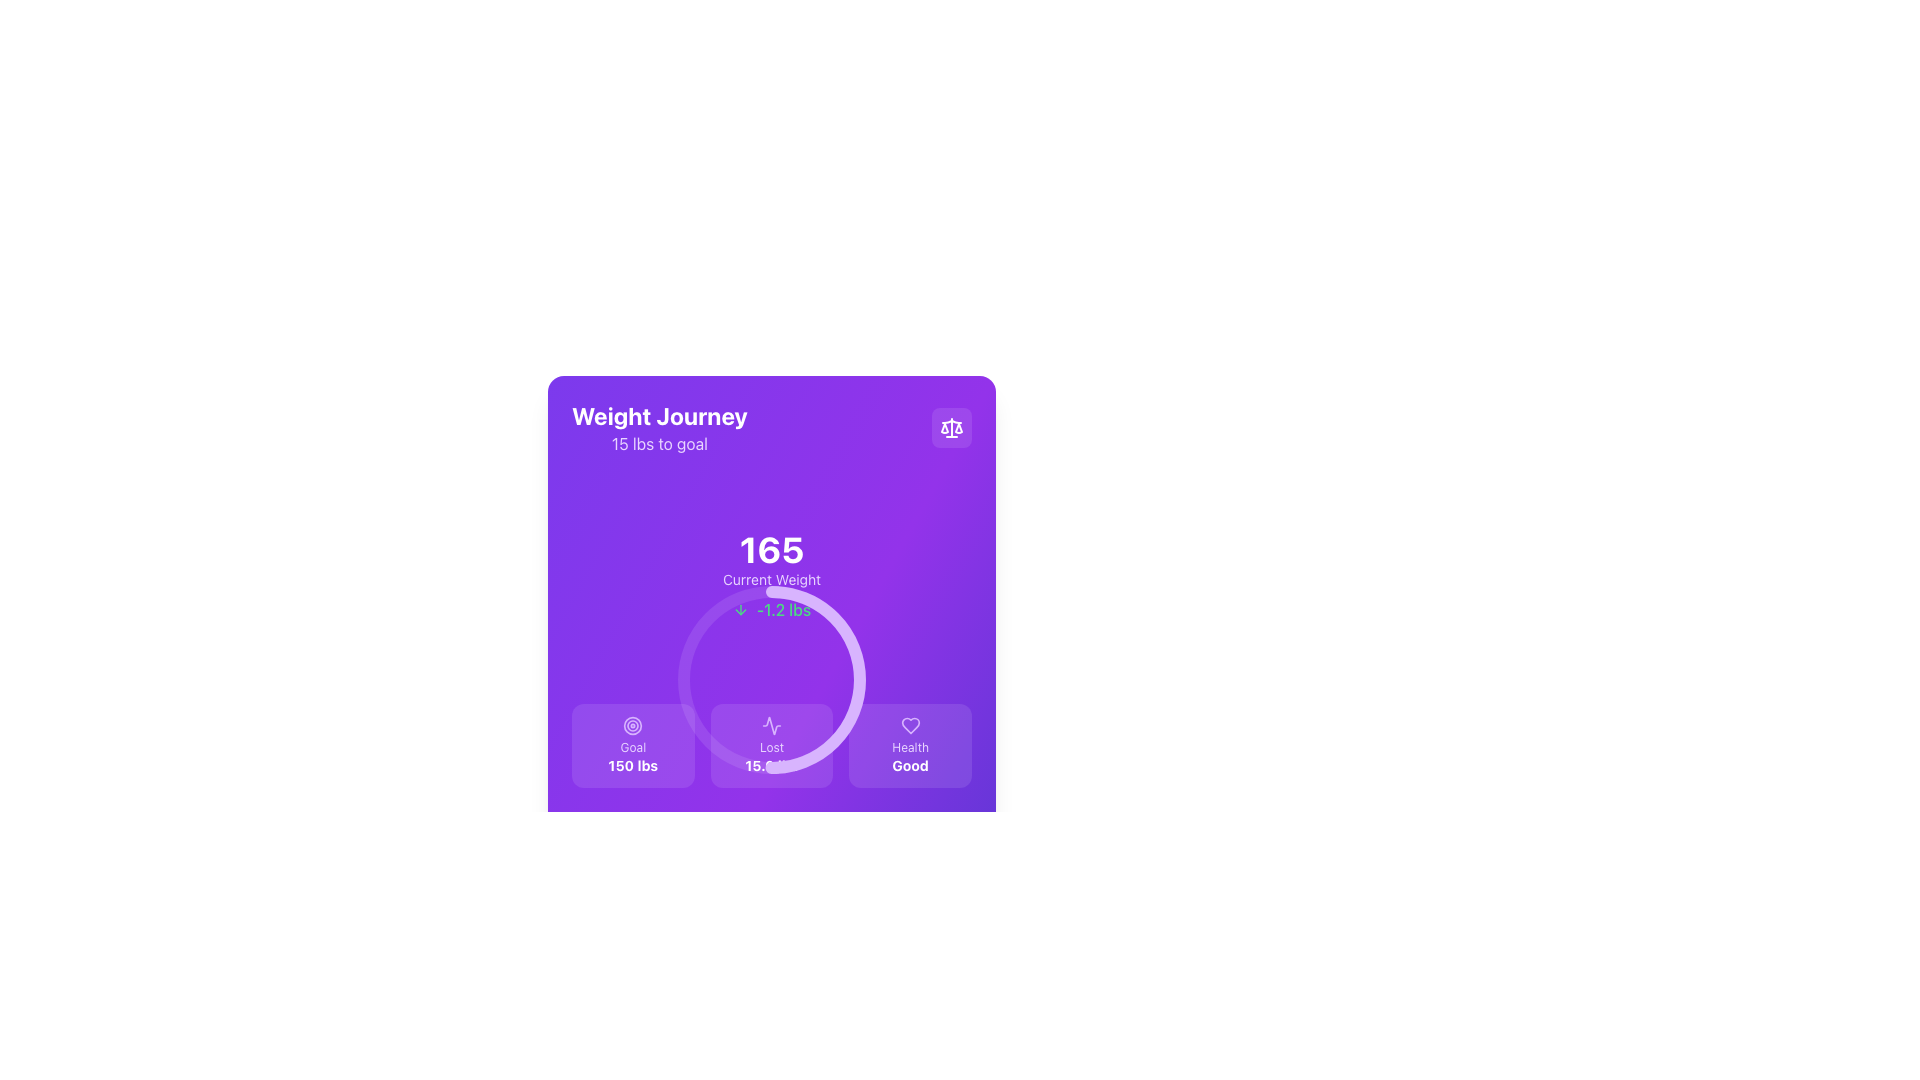  I want to click on displayed weight change information '-1.2 lbs' along with its accompanying downwards arrow icon, which is located on a purple background under the main weight value '165', so click(771, 608).